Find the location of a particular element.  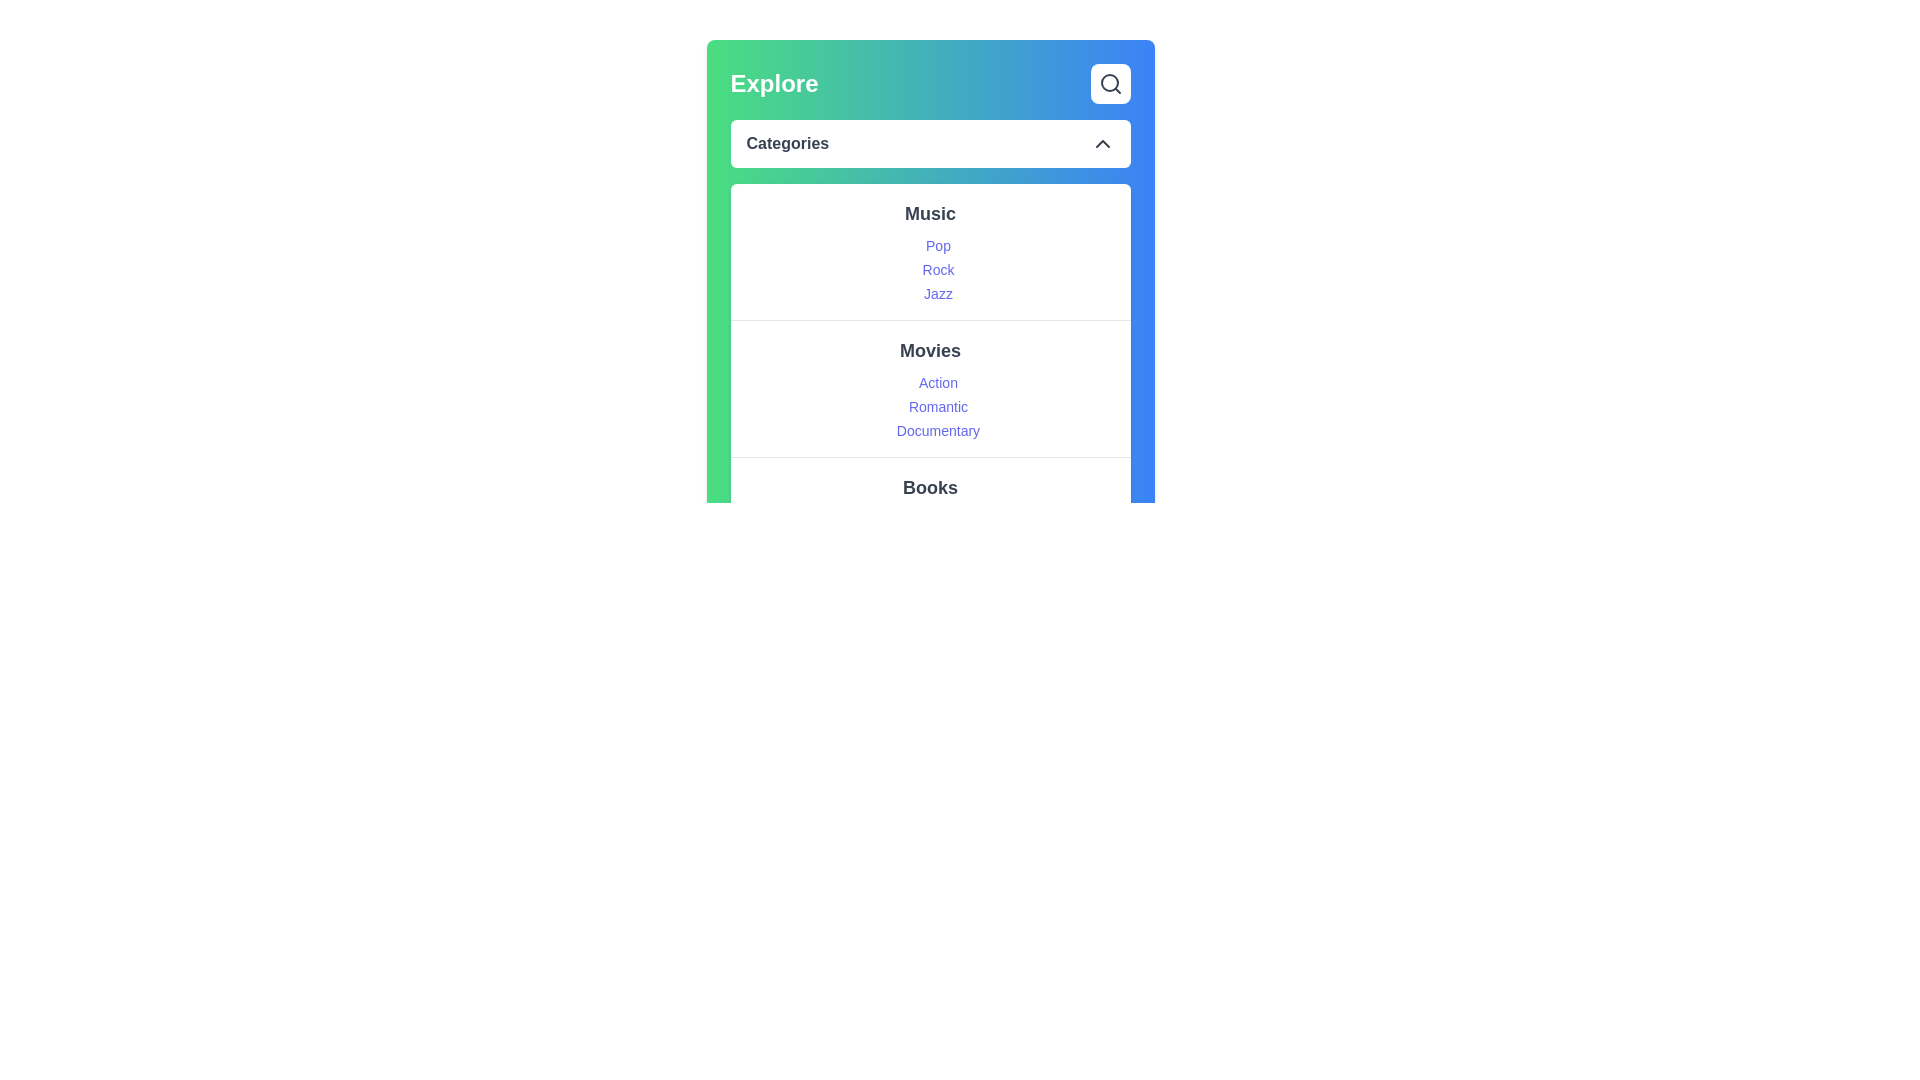

the text label for the 'Jazz' category in the 'Music' section is located at coordinates (937, 293).